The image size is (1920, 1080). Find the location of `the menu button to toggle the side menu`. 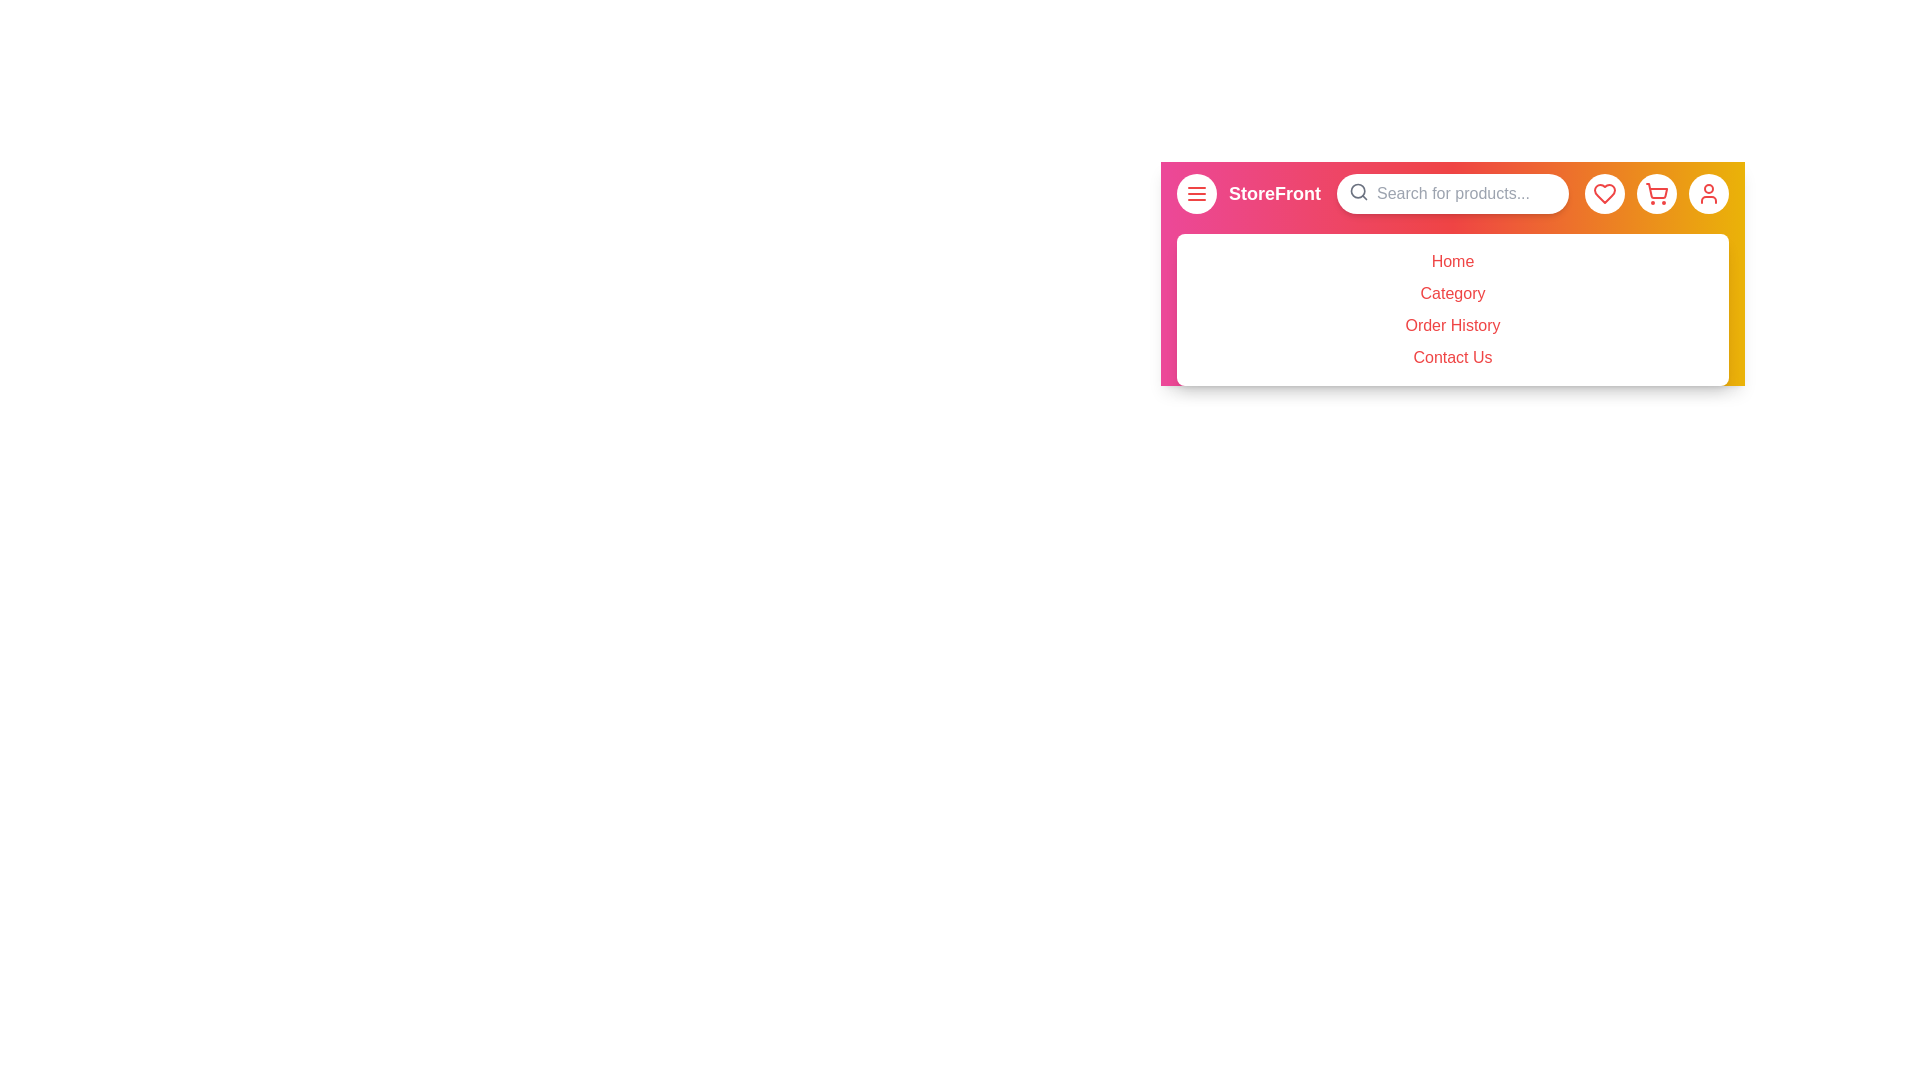

the menu button to toggle the side menu is located at coordinates (1196, 193).